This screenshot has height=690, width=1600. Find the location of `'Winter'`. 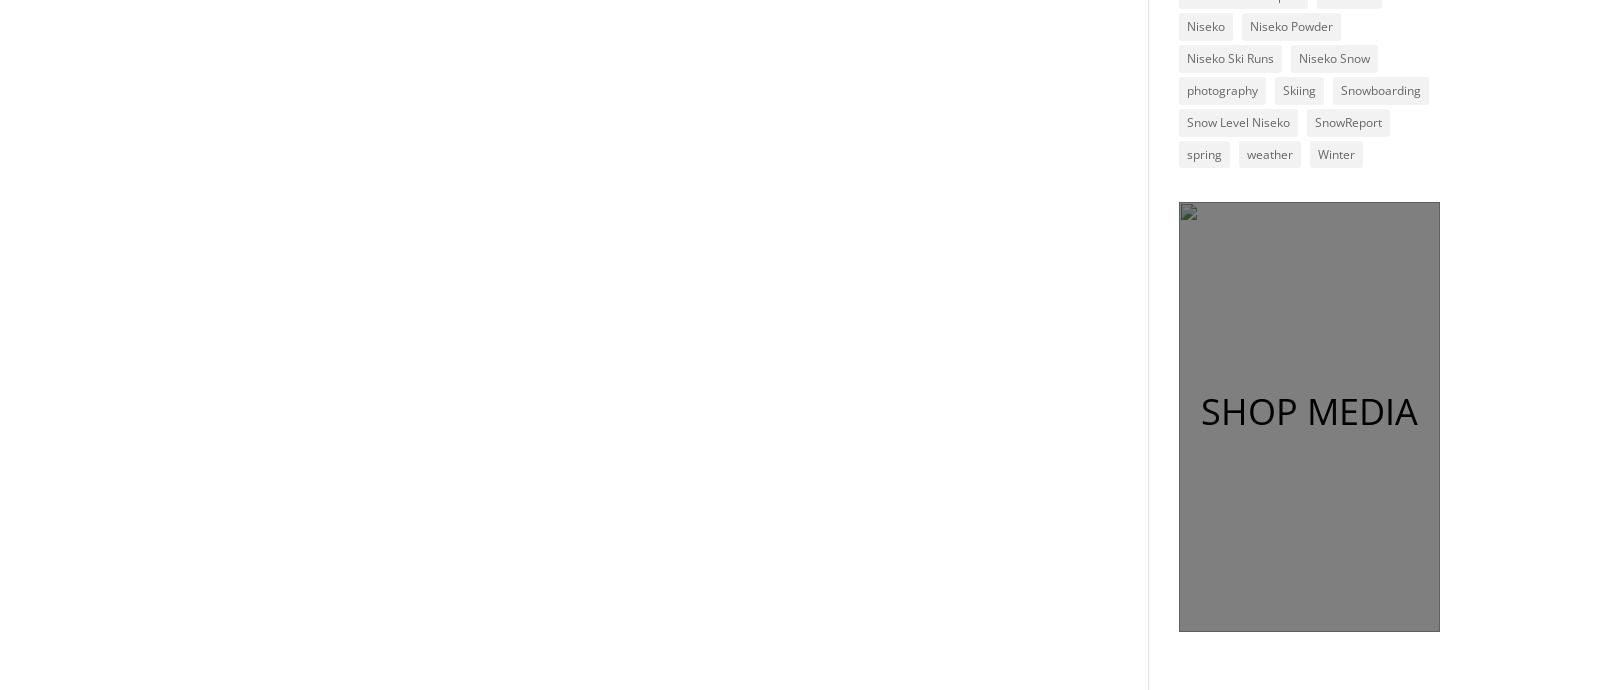

'Winter' is located at coordinates (1334, 153).